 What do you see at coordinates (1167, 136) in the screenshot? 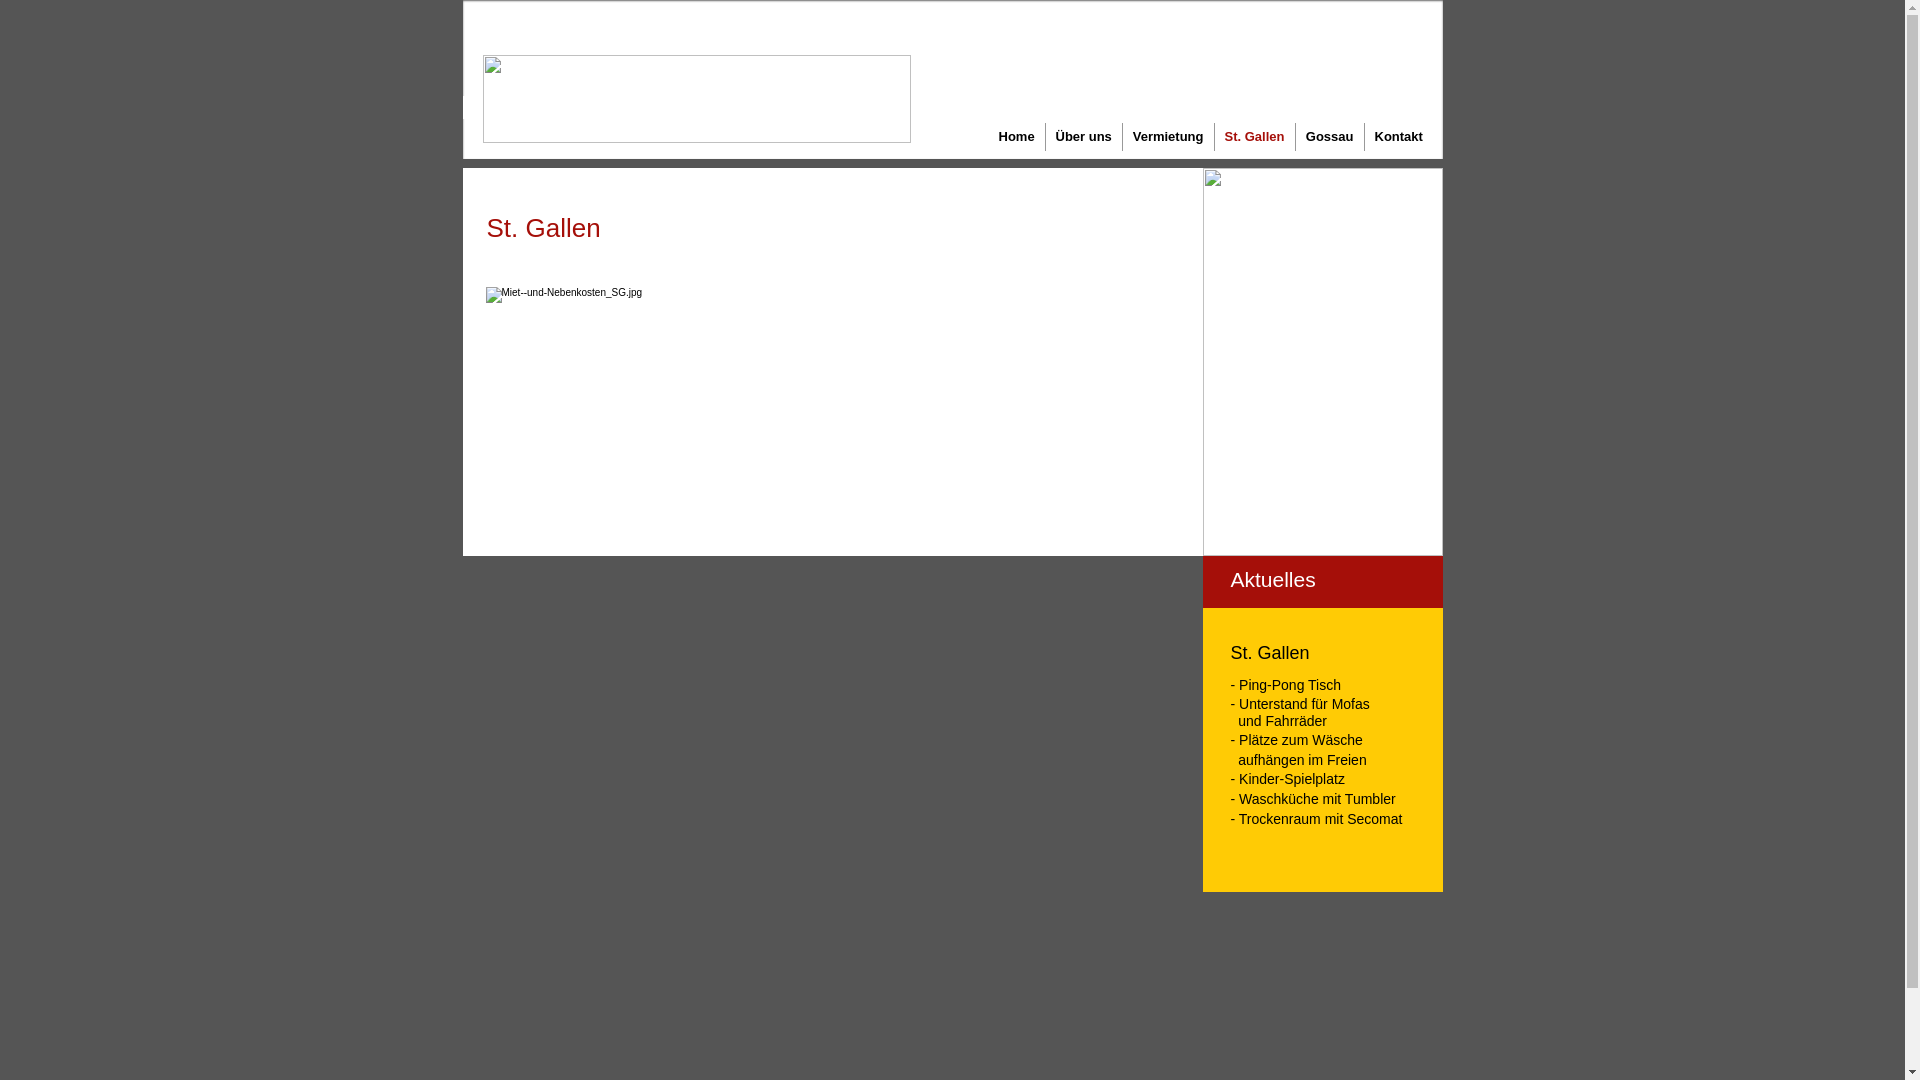
I see `'Vermietung'` at bounding box center [1167, 136].